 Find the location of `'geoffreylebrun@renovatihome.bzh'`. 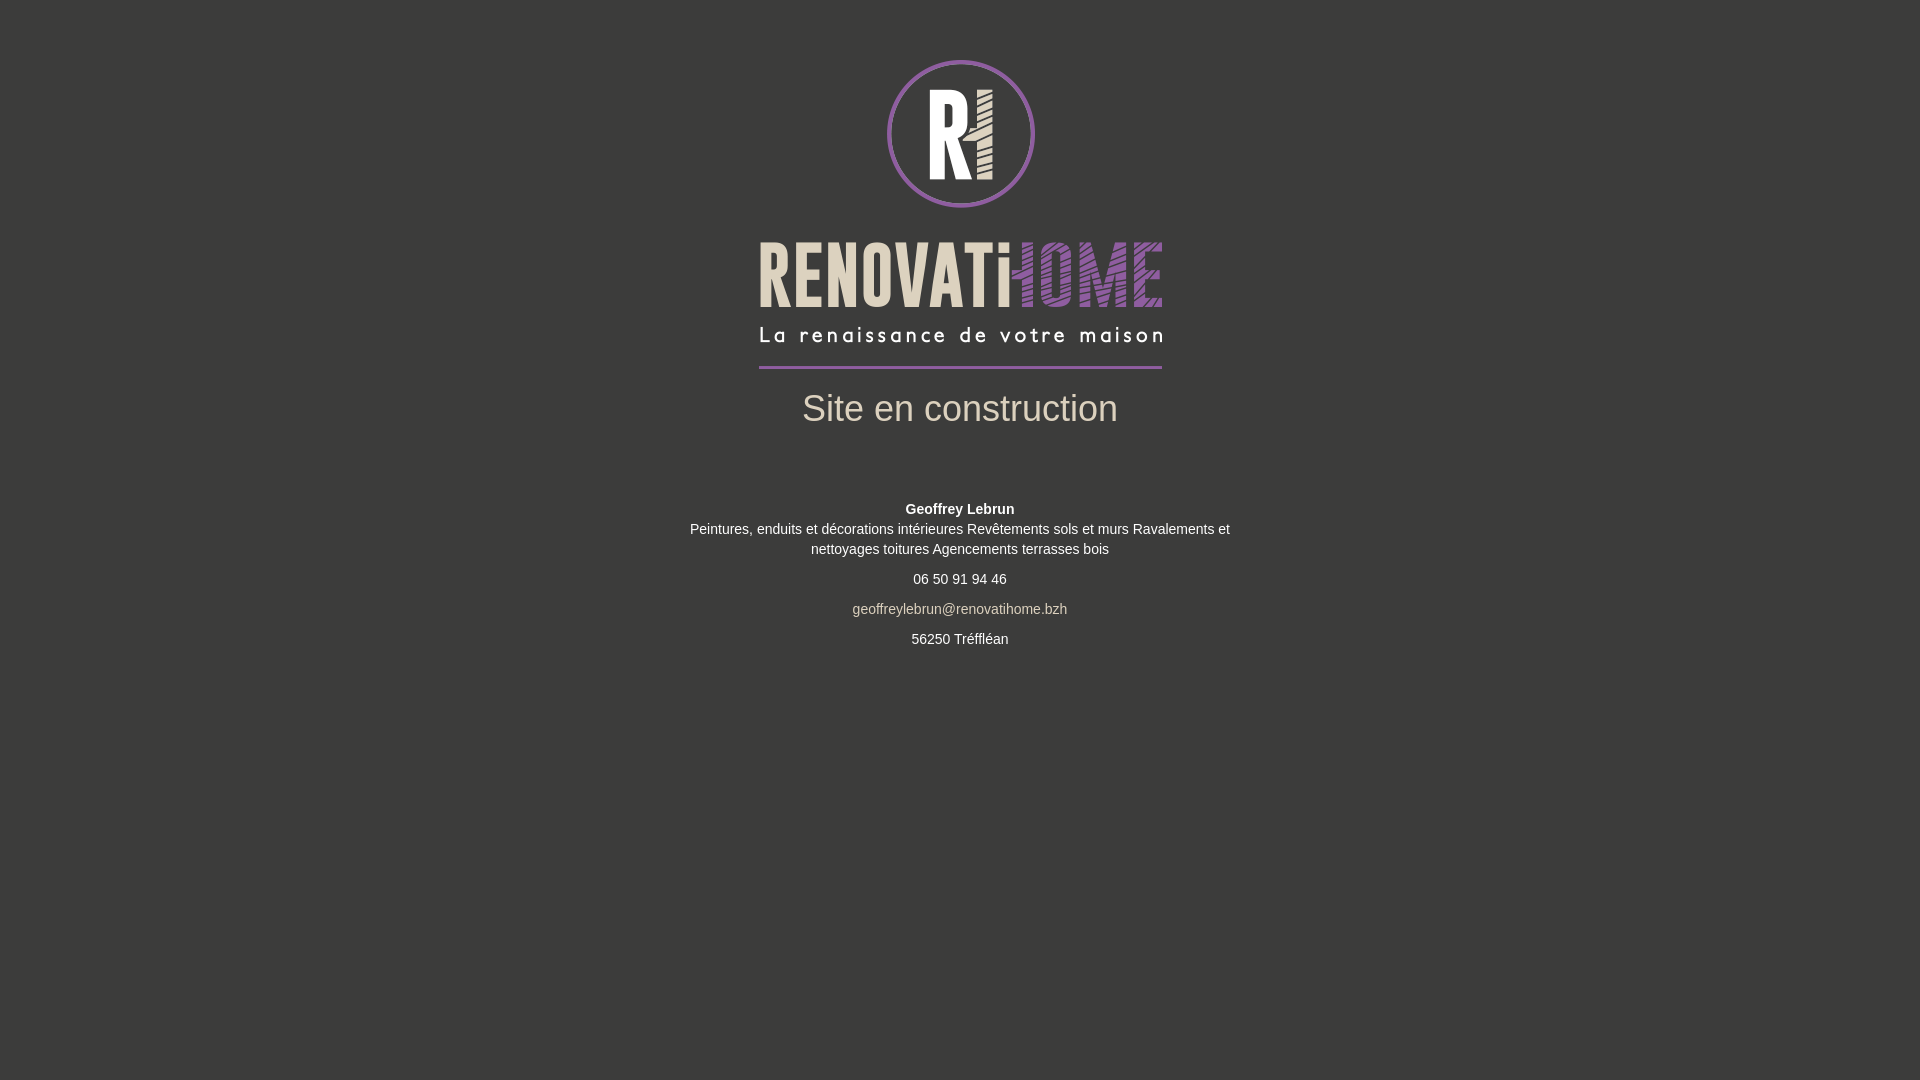

'geoffreylebrun@renovatihome.bzh' is located at coordinates (960, 608).